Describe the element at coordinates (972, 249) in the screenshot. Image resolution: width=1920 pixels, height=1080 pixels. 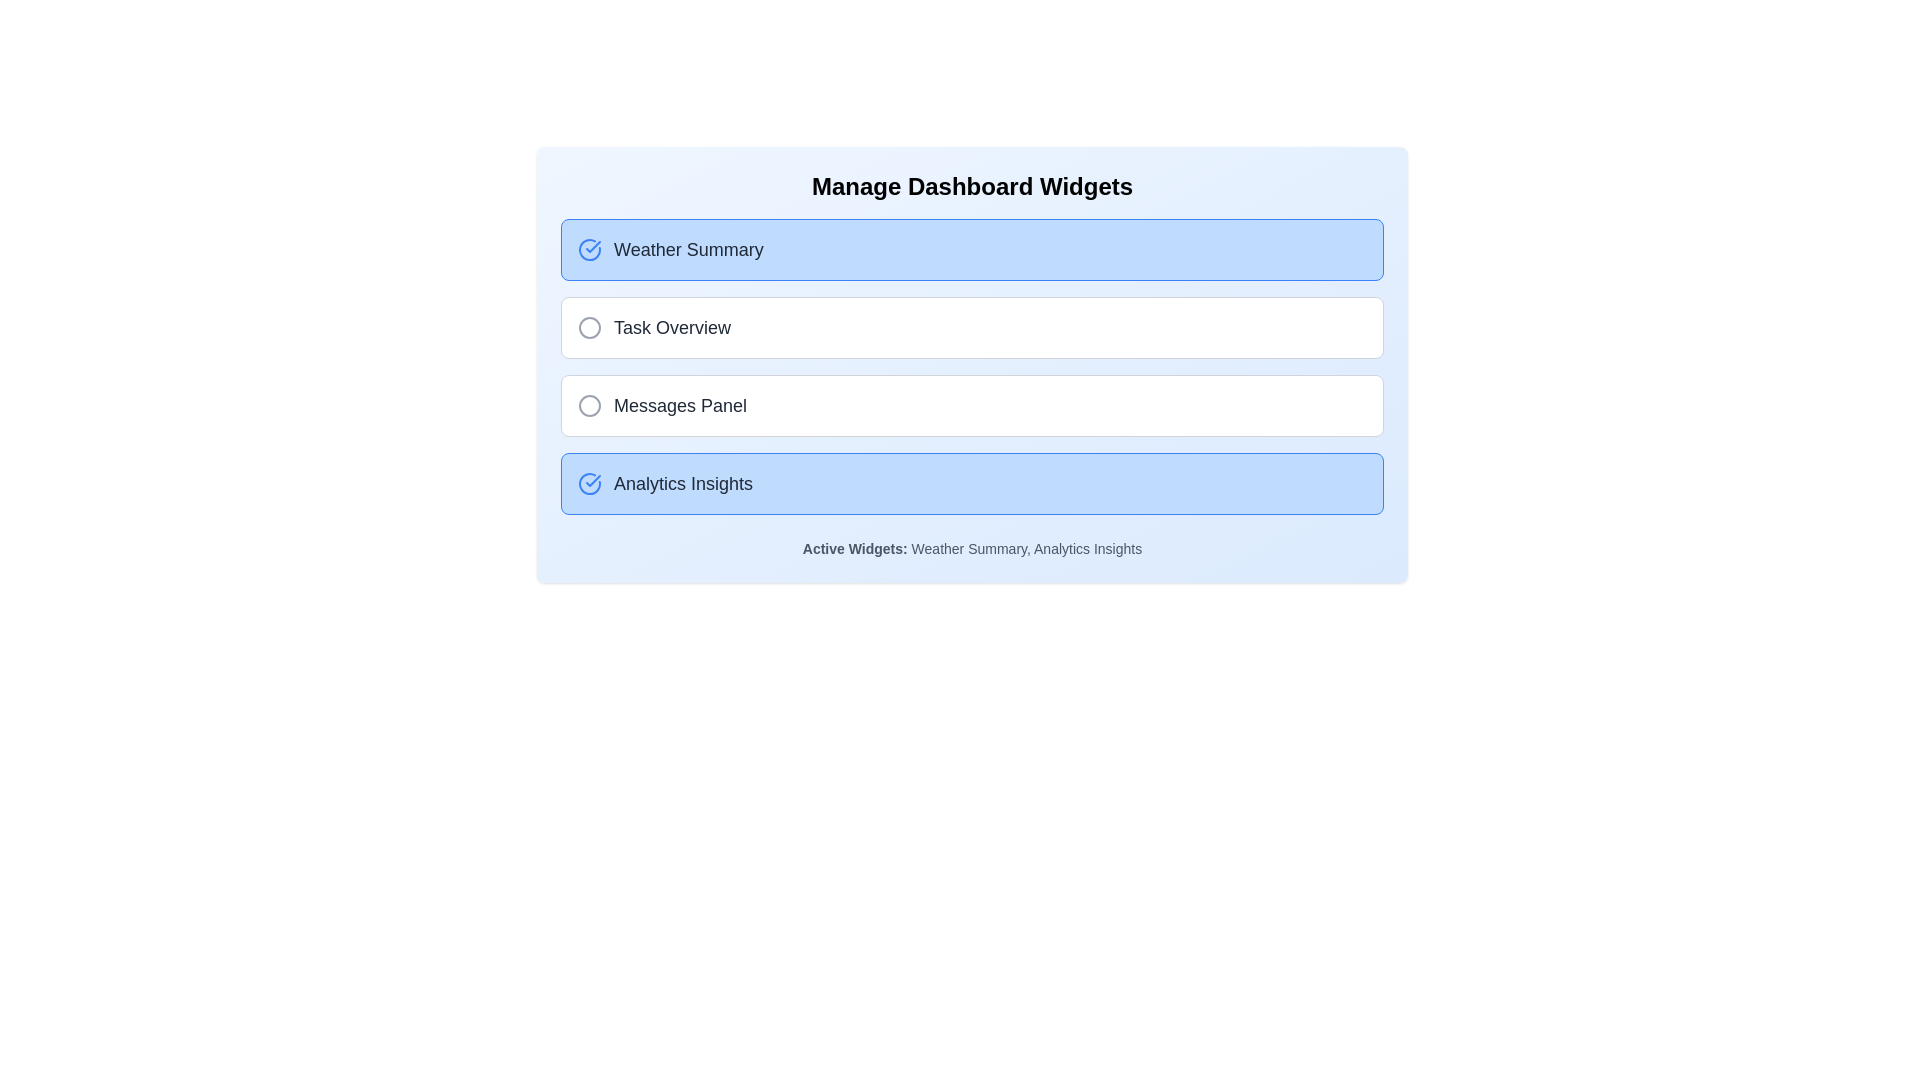
I see `the 'Weather Summary' selectable card, which is the first item in a vertically stacked list of similar cards` at that location.